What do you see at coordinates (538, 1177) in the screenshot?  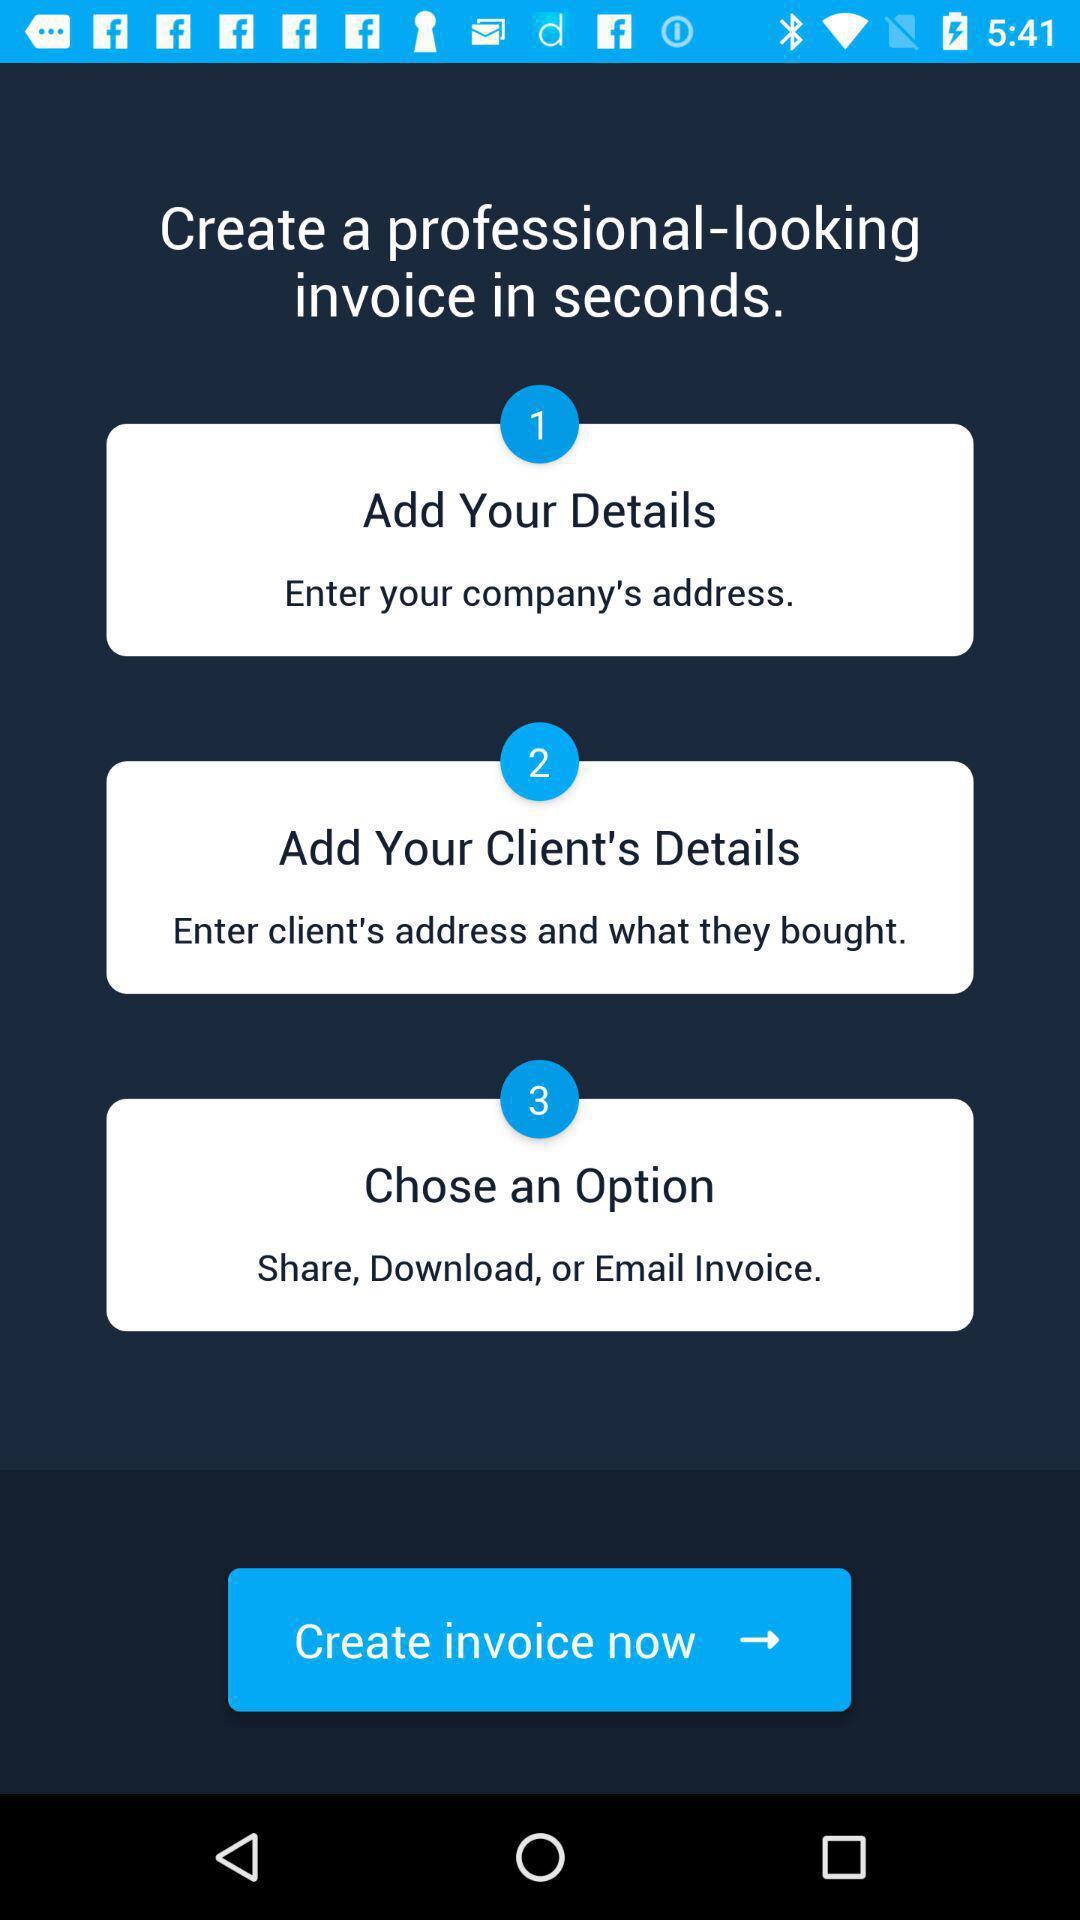 I see `chose an option` at bounding box center [538, 1177].